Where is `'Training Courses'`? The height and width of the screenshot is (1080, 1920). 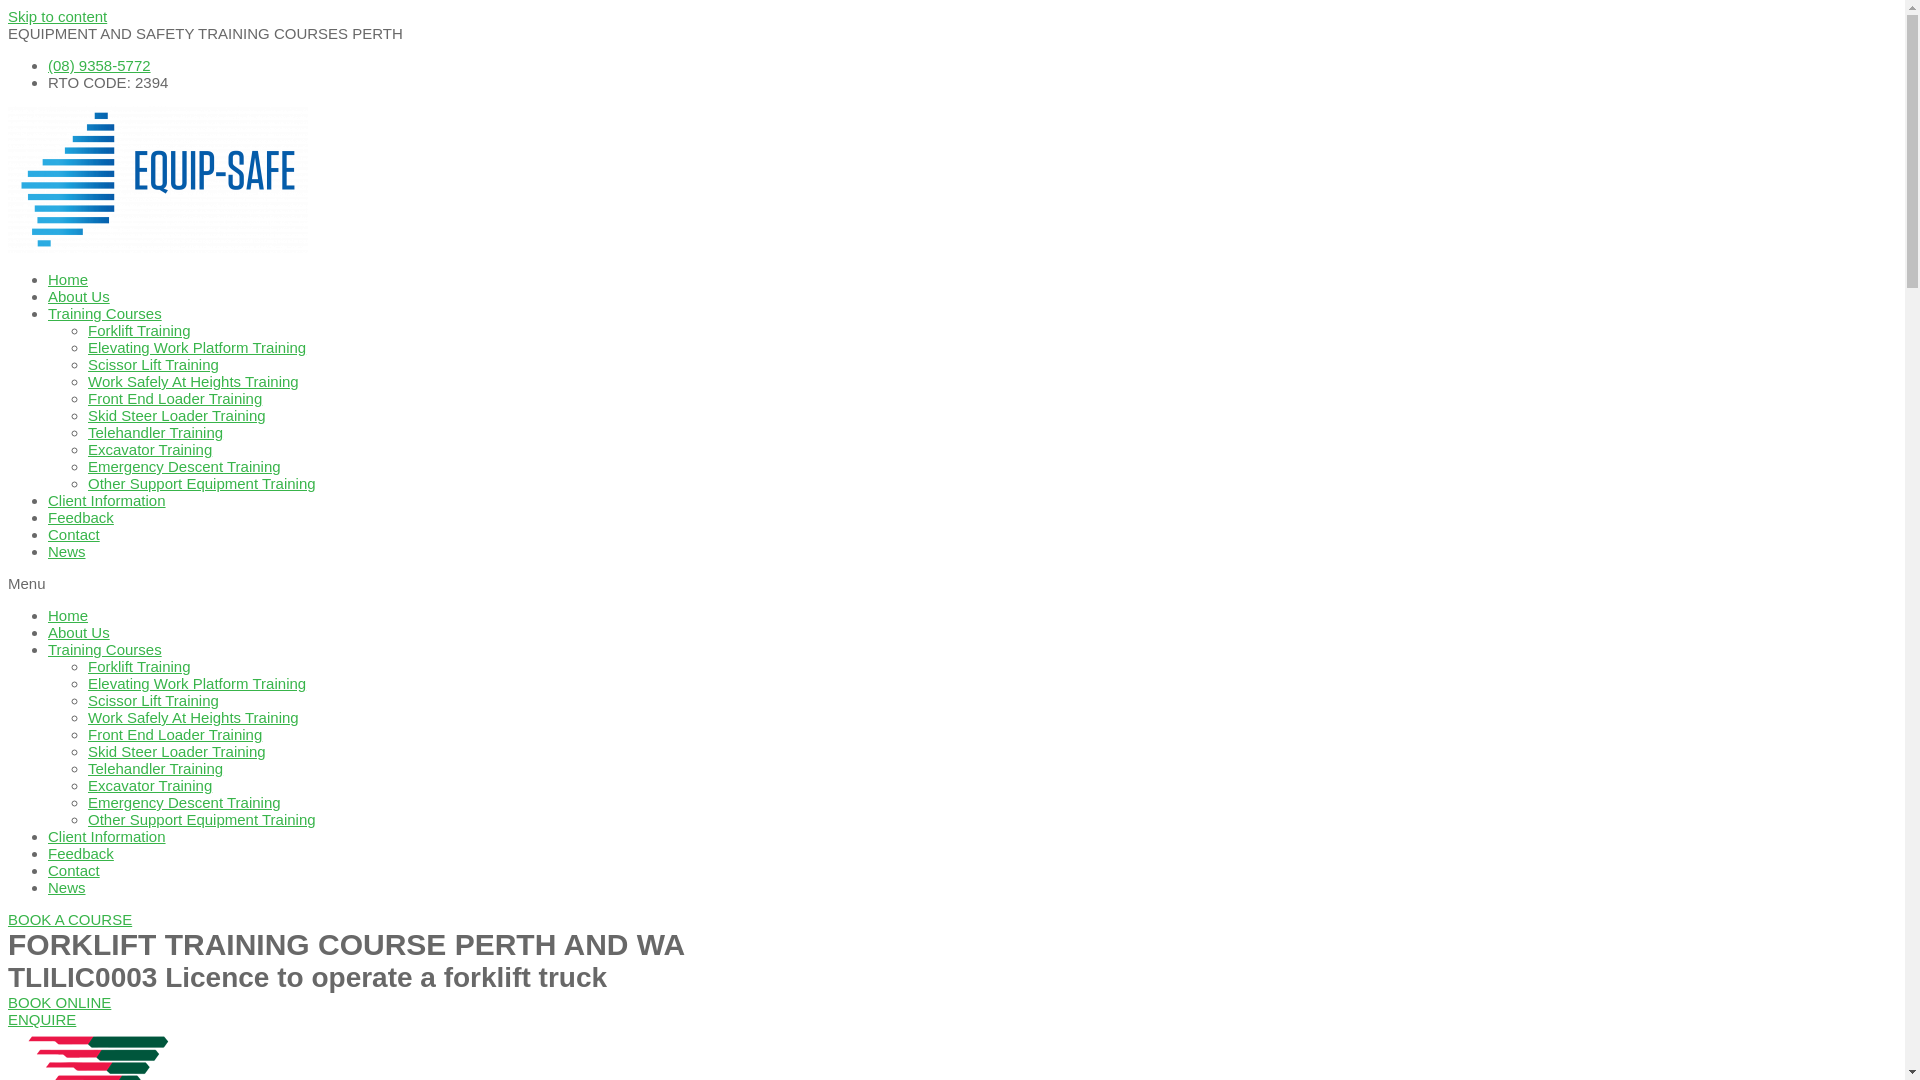
'Training Courses' is located at coordinates (104, 649).